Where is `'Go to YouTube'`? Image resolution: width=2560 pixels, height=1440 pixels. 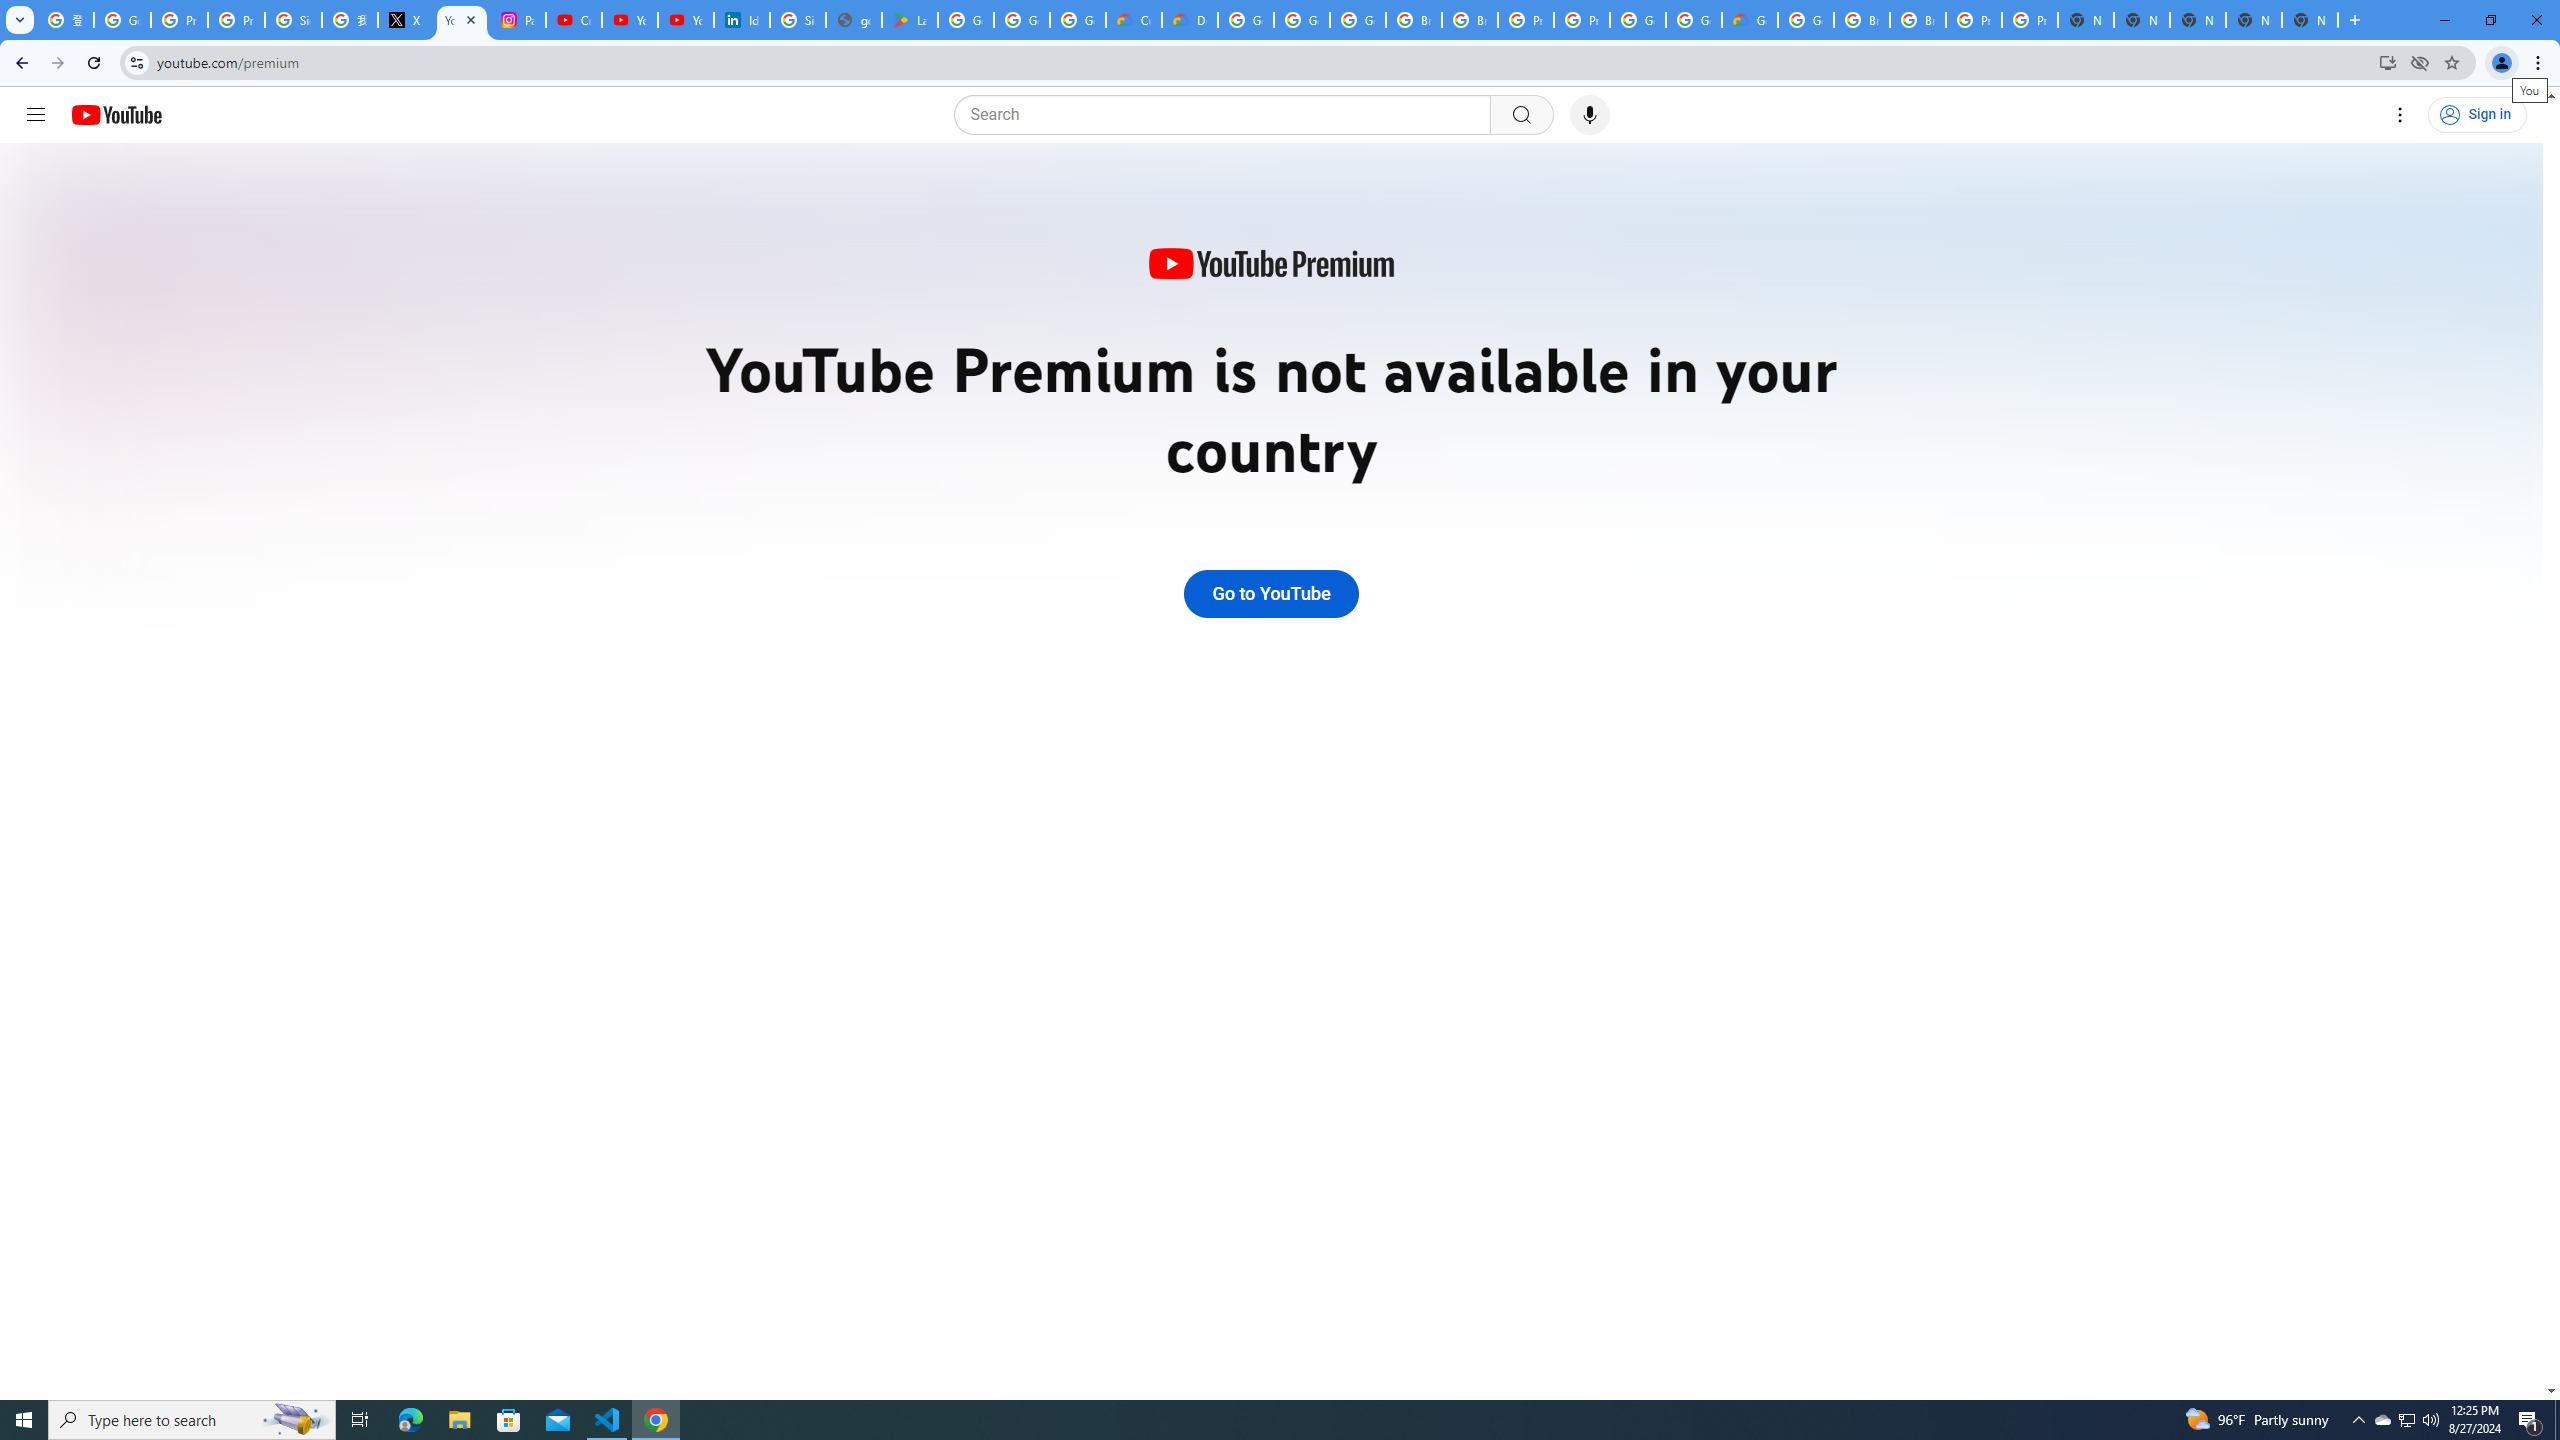
'Go to YouTube' is located at coordinates (1271, 593).